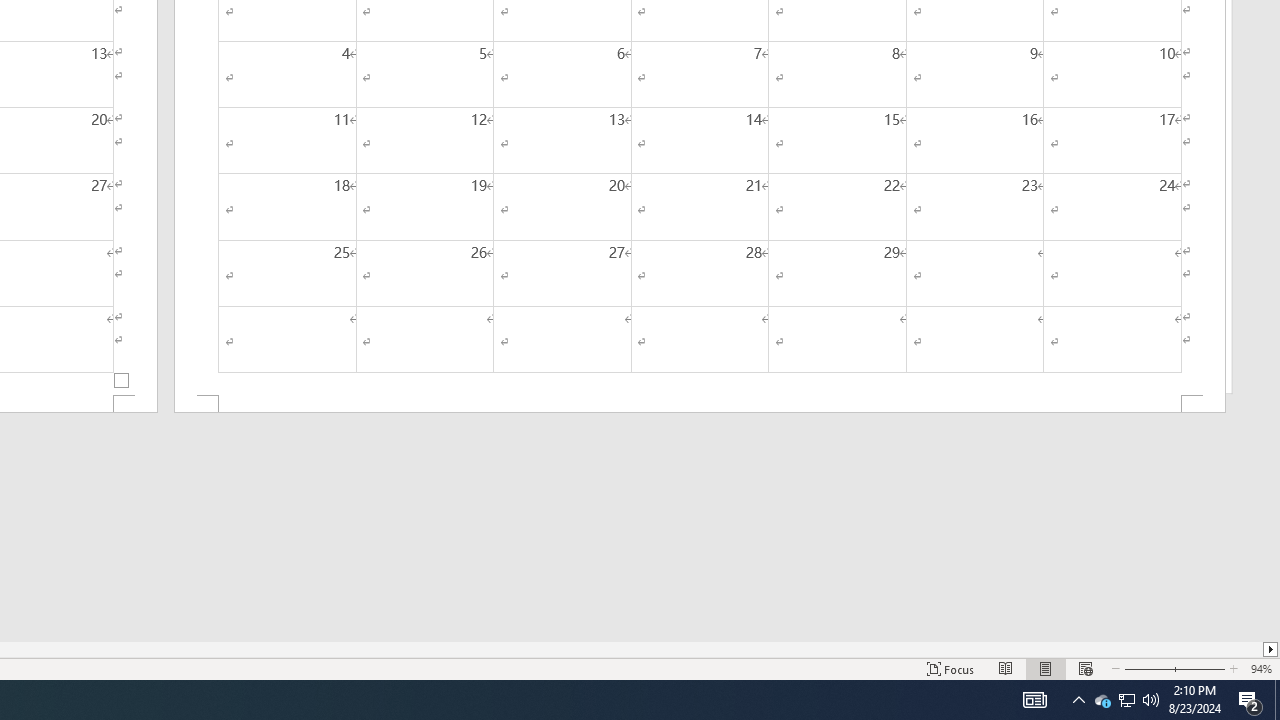  I want to click on 'Zoom Out', so click(1147, 669).